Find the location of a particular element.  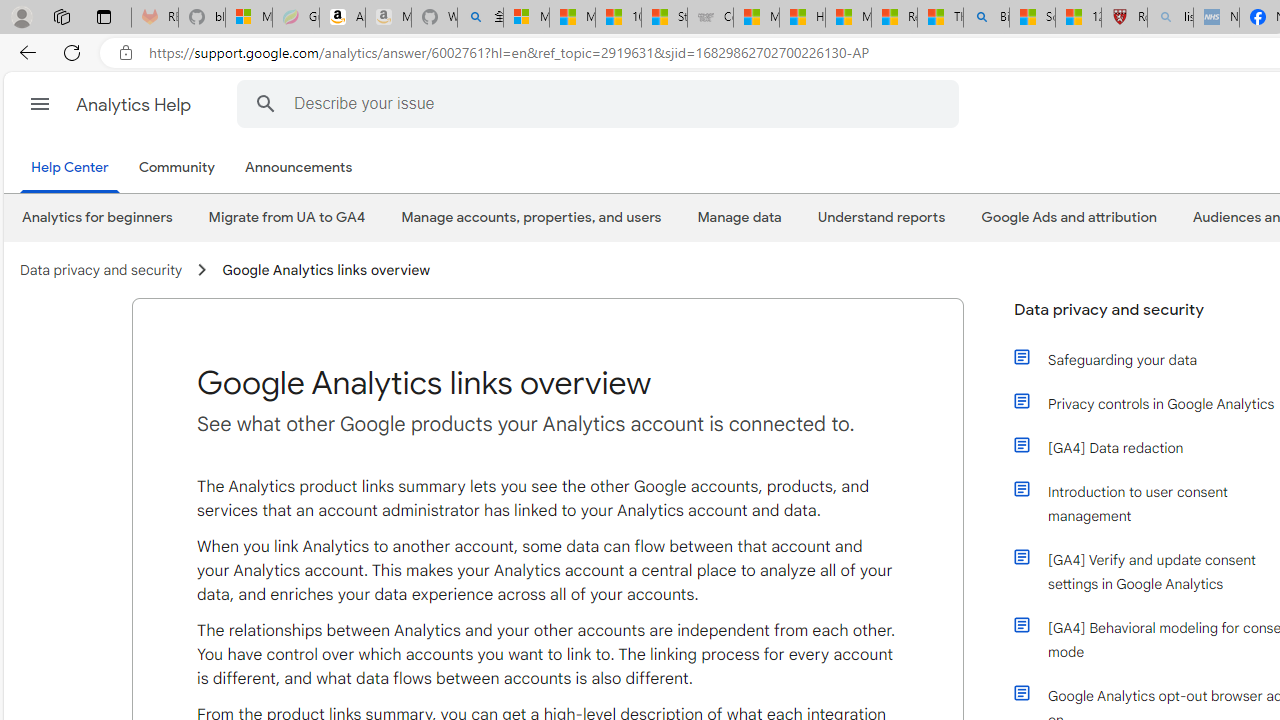

'Main menu' is located at coordinates (39, 104).